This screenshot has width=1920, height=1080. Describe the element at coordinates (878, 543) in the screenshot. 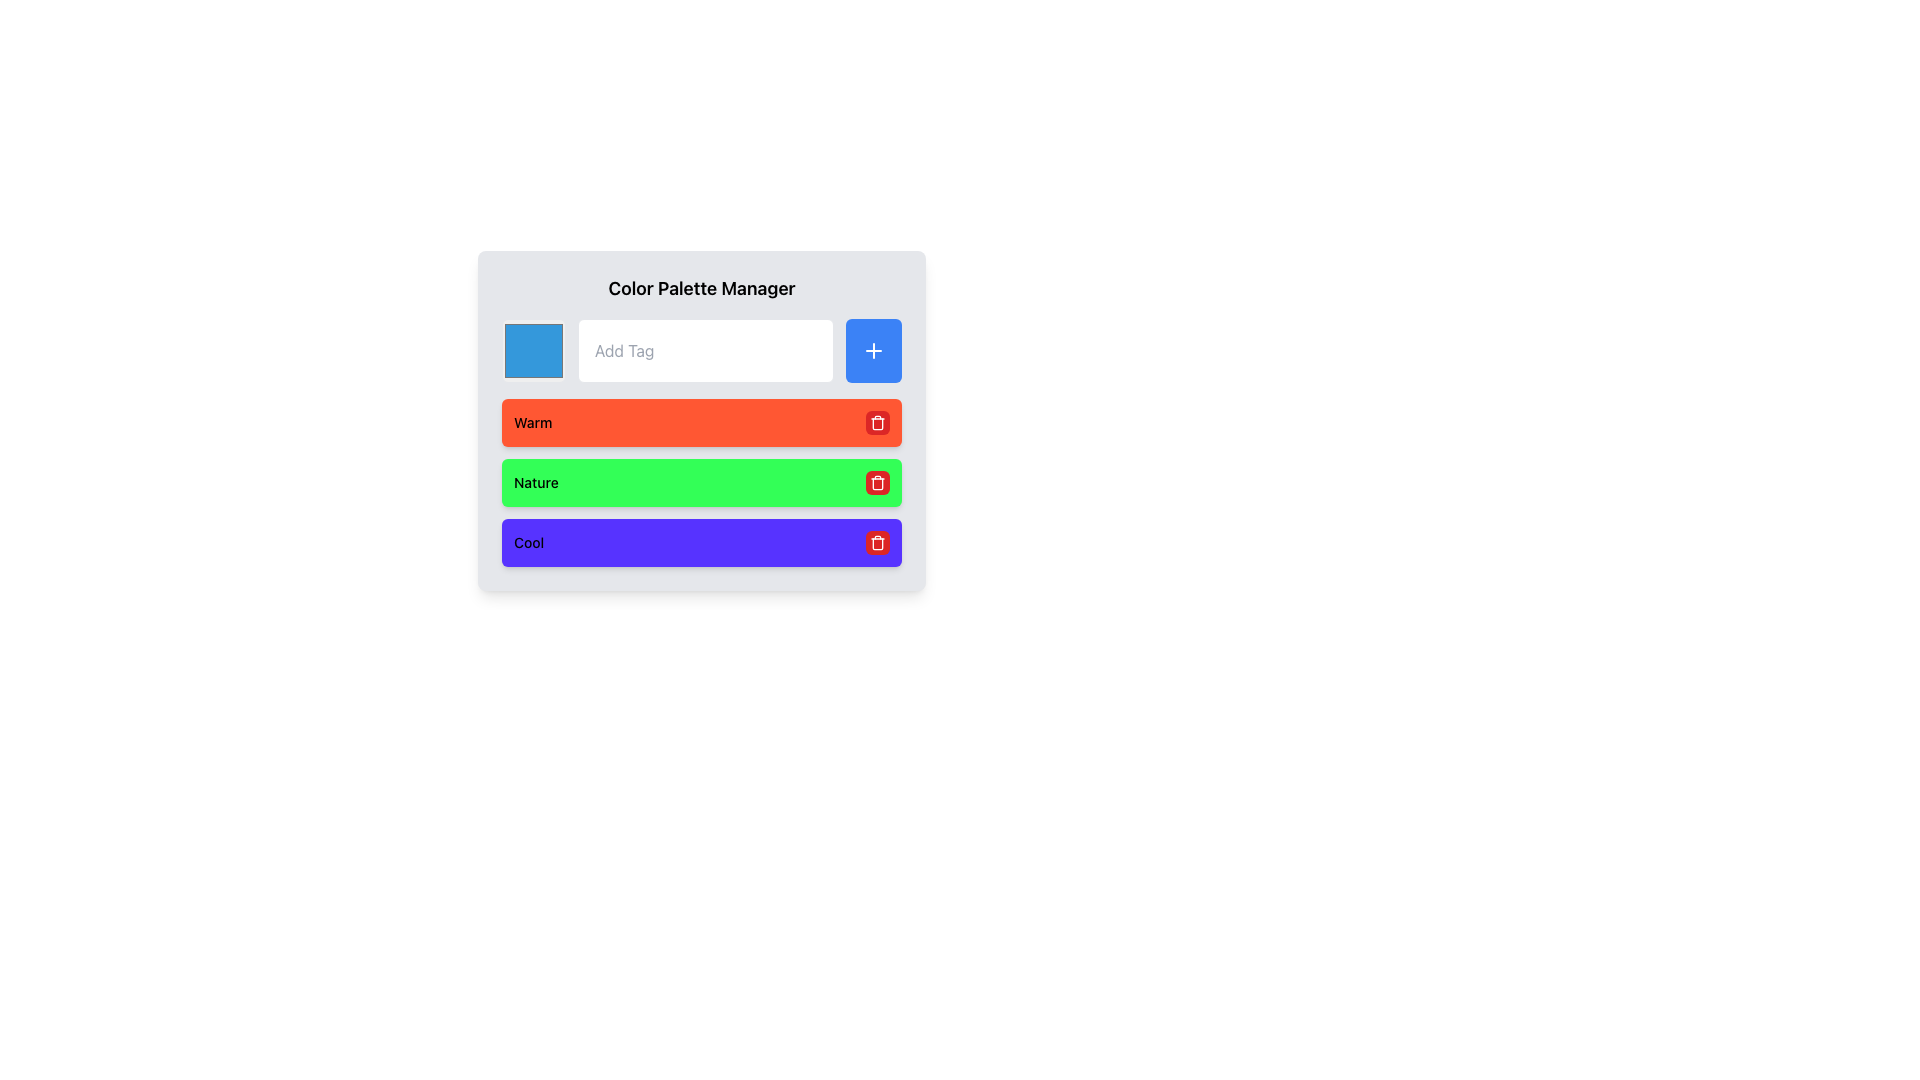

I see `the delete button located at the right-most end of the 'Cool' section in the bottom-most item of the vertically stacked color-coded list` at that location.